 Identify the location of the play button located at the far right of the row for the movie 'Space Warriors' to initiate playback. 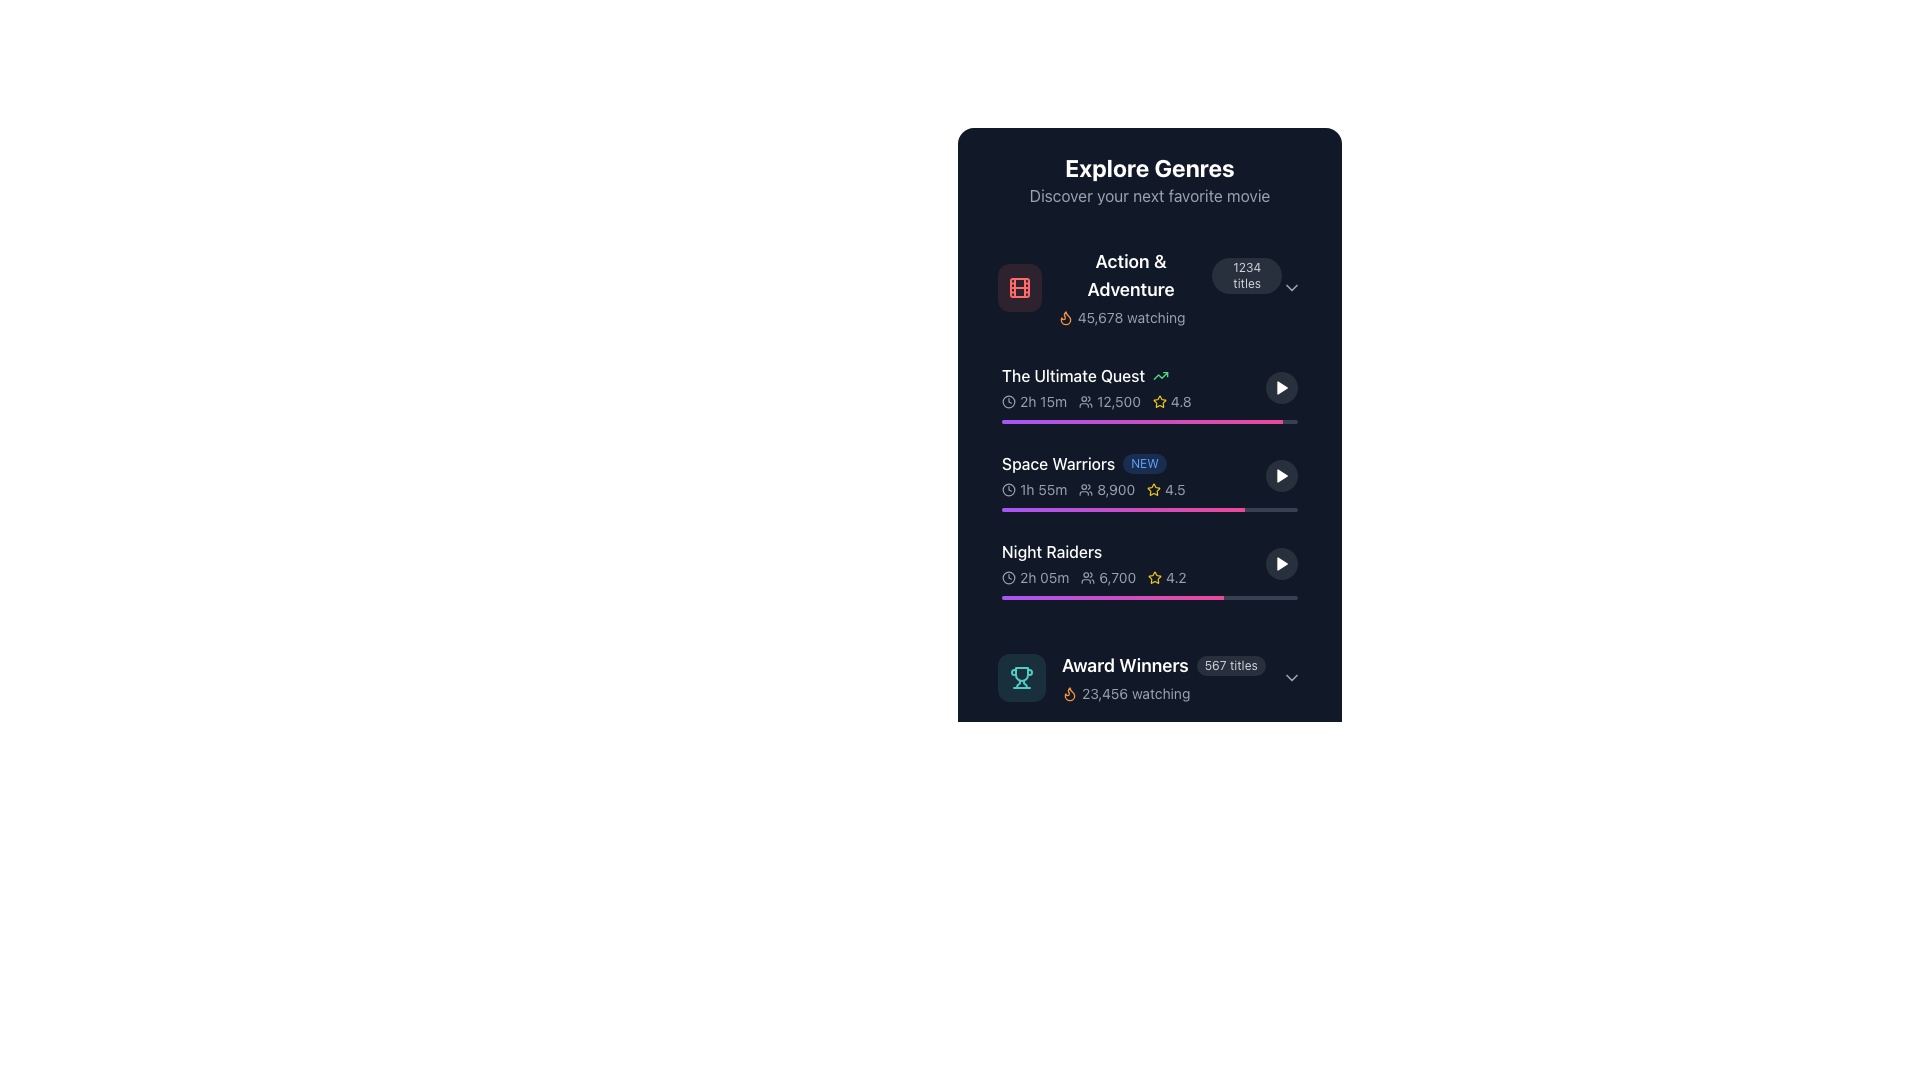
(1281, 475).